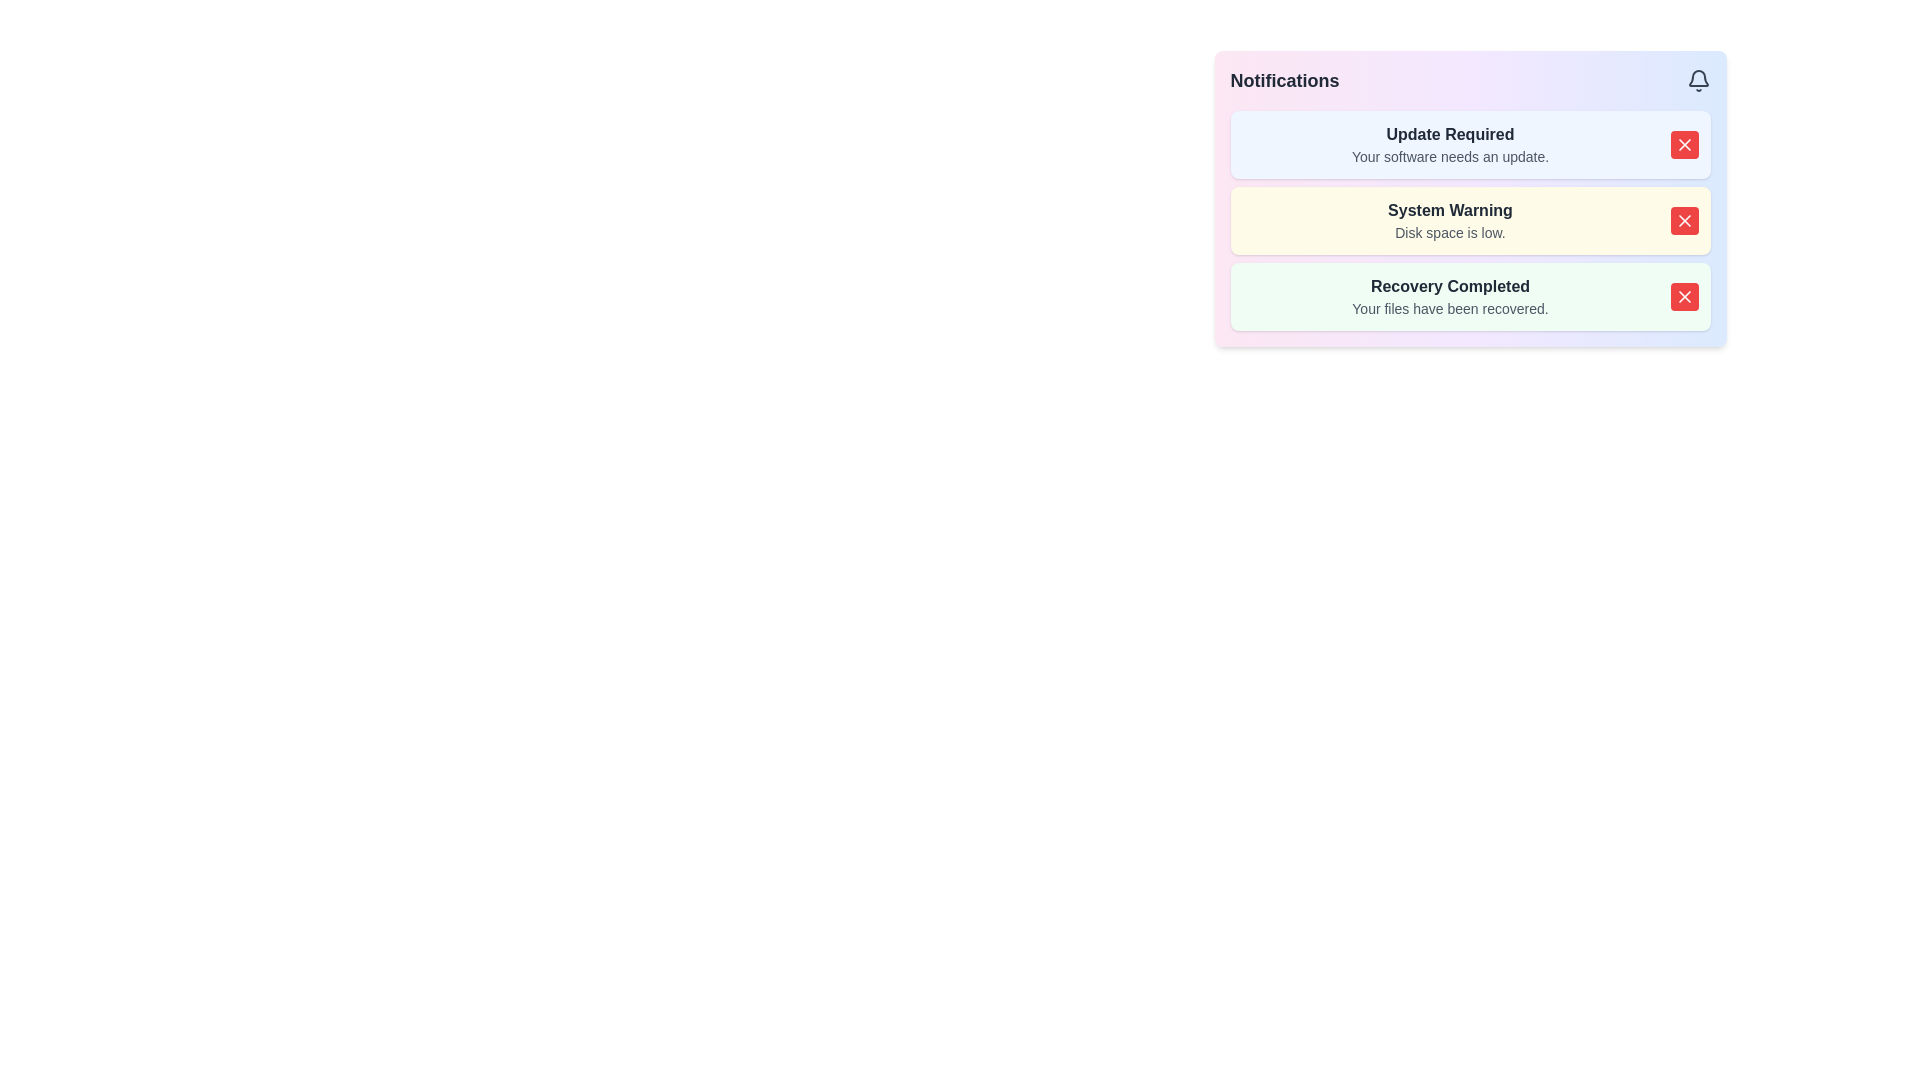 Image resolution: width=1920 pixels, height=1080 pixels. Describe the element at coordinates (1683, 144) in the screenshot. I see `the close button in the top-right corner of the 'Update Required' notification` at that location.